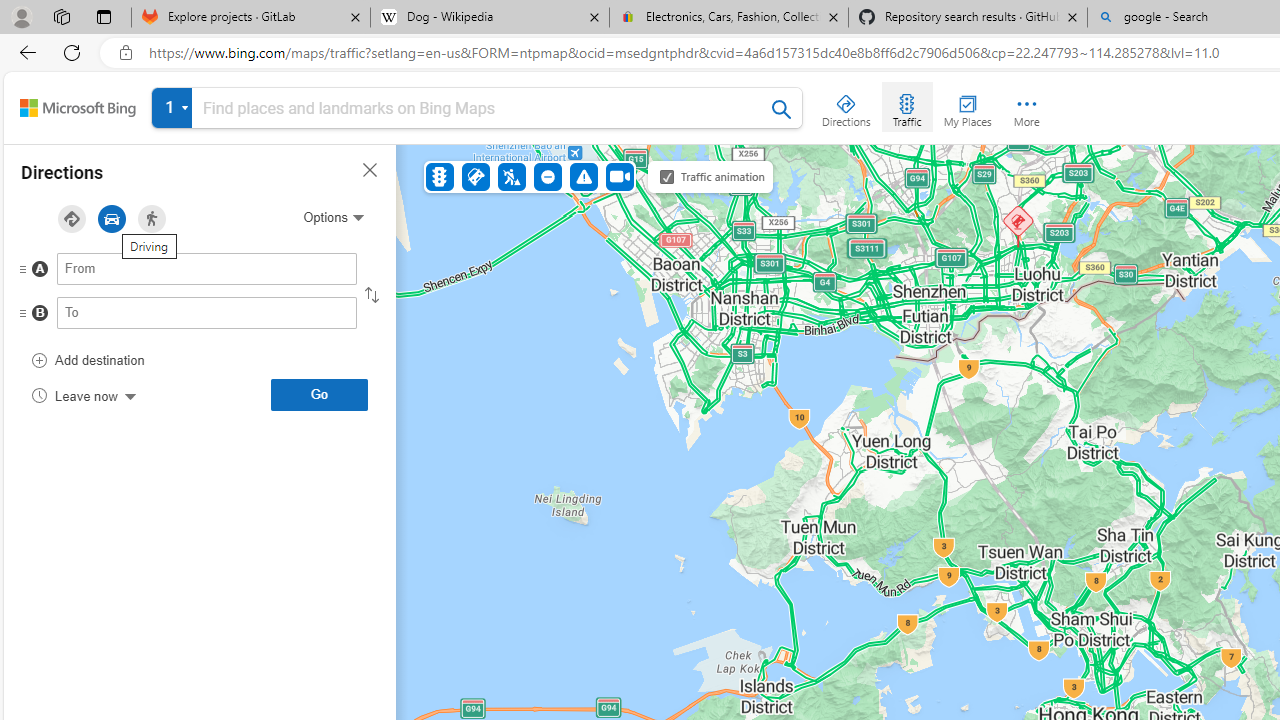  What do you see at coordinates (475, 175) in the screenshot?
I see `'Accidents'` at bounding box center [475, 175].